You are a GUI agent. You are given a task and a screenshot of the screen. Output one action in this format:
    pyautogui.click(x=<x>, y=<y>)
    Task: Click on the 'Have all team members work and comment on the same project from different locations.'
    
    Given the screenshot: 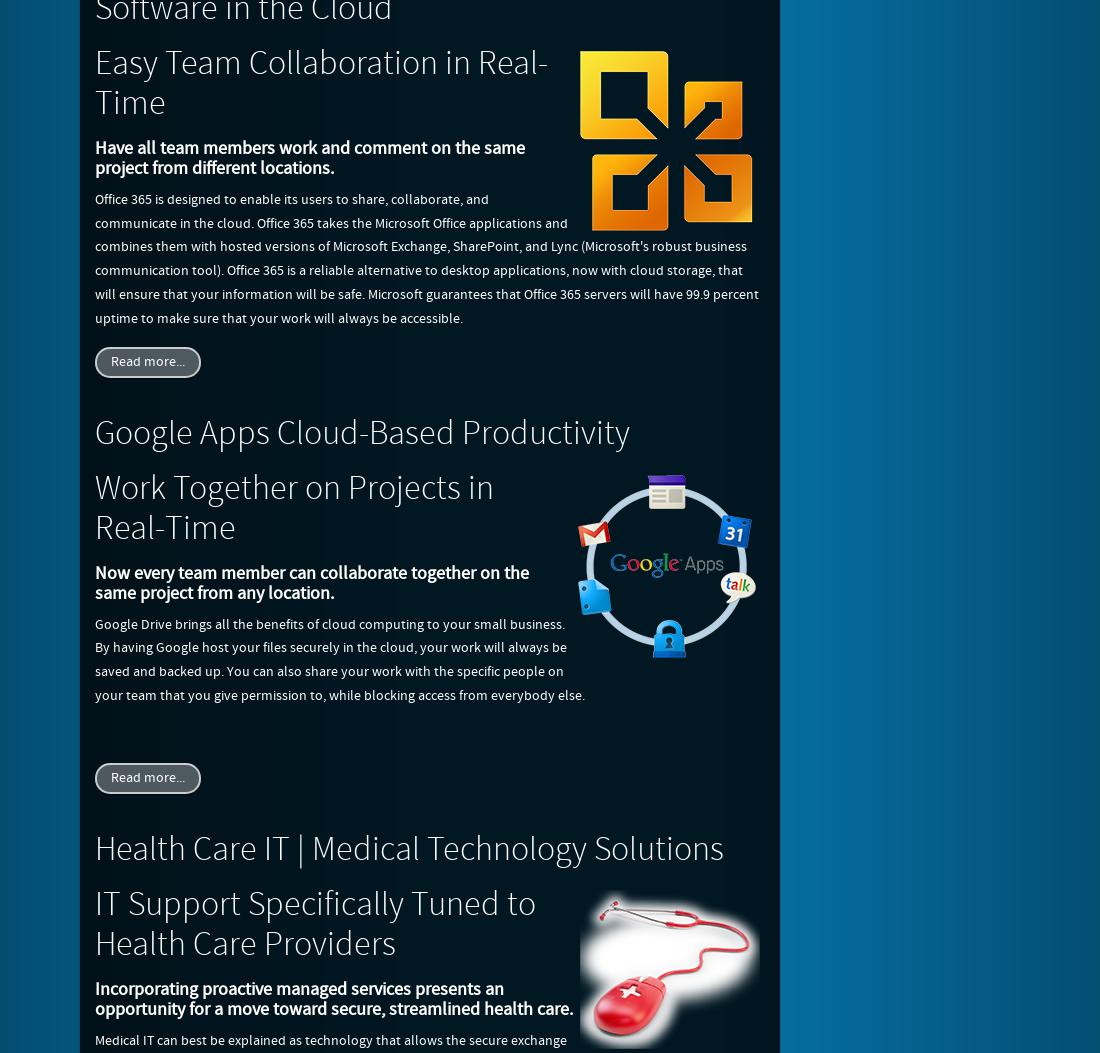 What is the action you would take?
    pyautogui.click(x=308, y=156)
    